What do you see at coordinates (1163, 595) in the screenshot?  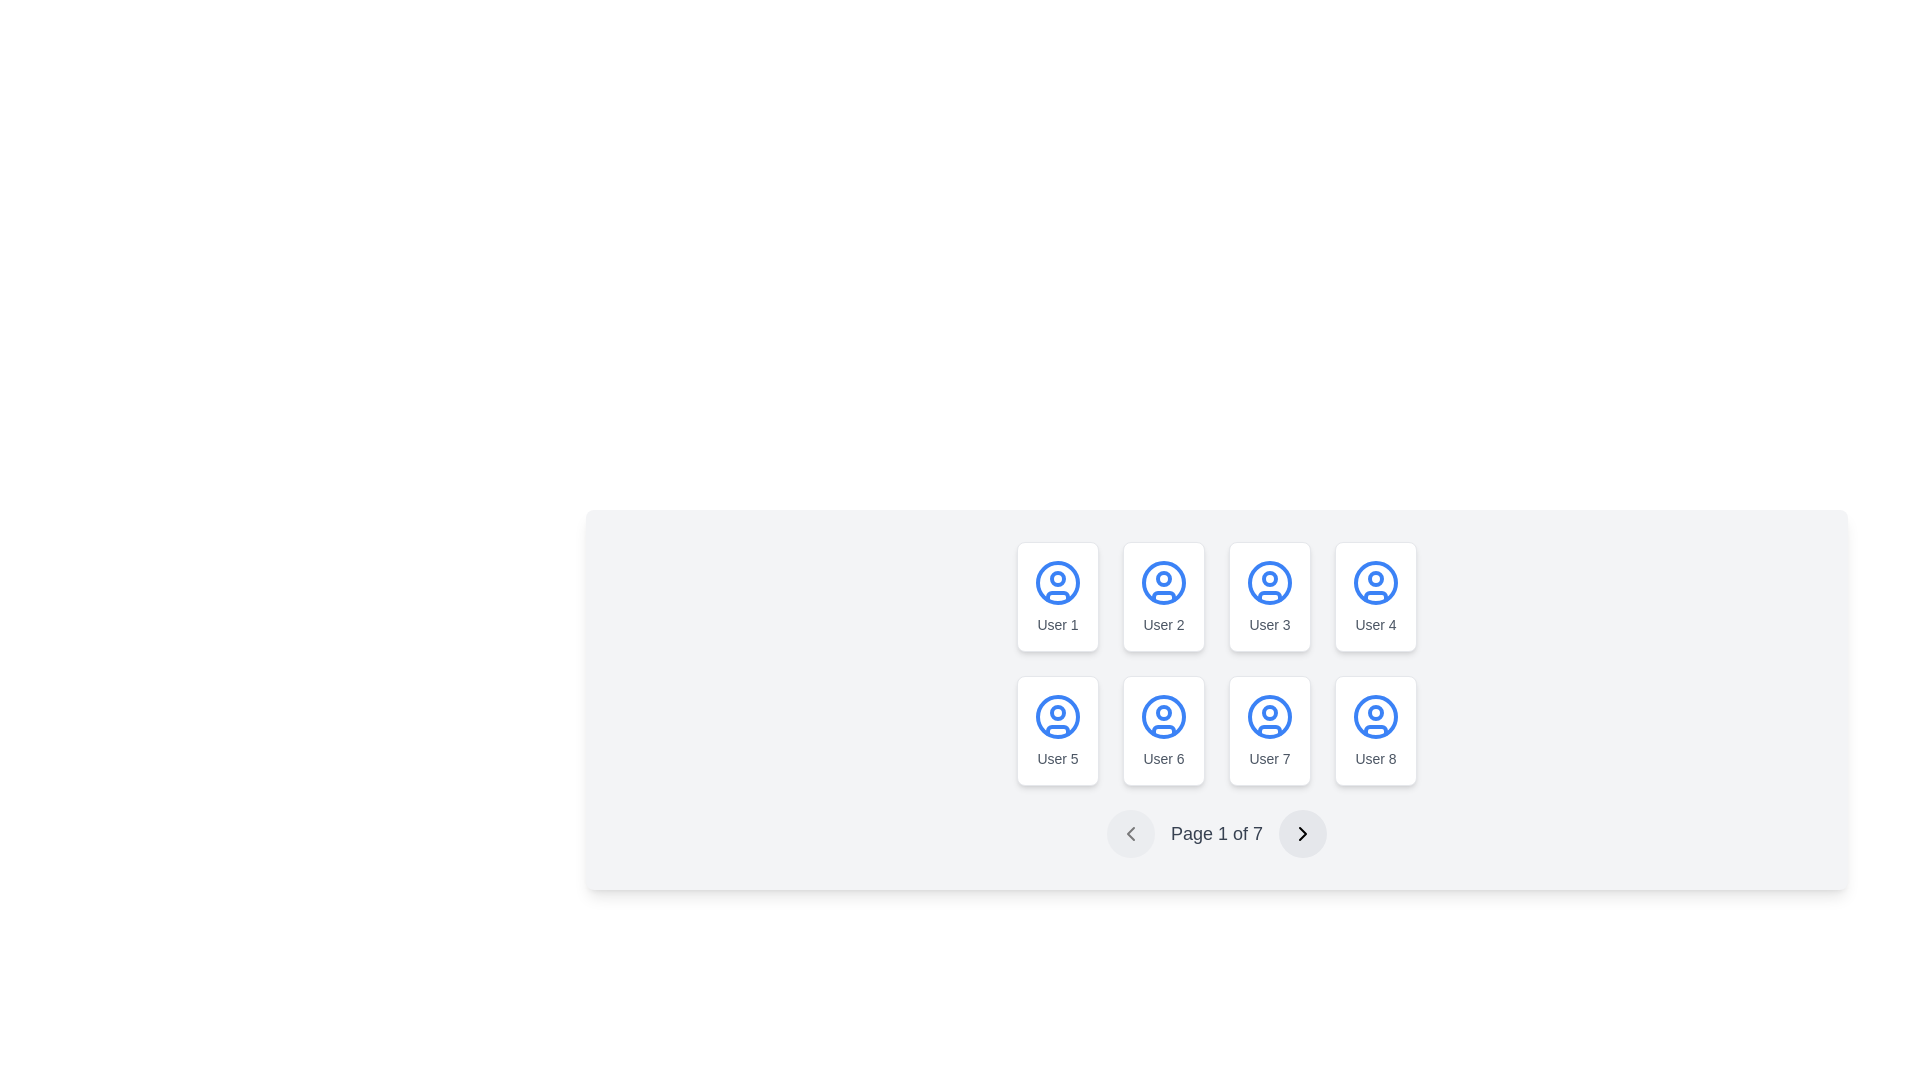 I see `the lower section of the user icon, which is depicted as a circular outline with a blue outline and white fill, located in the second position in the top row of user icons` at bounding box center [1163, 595].